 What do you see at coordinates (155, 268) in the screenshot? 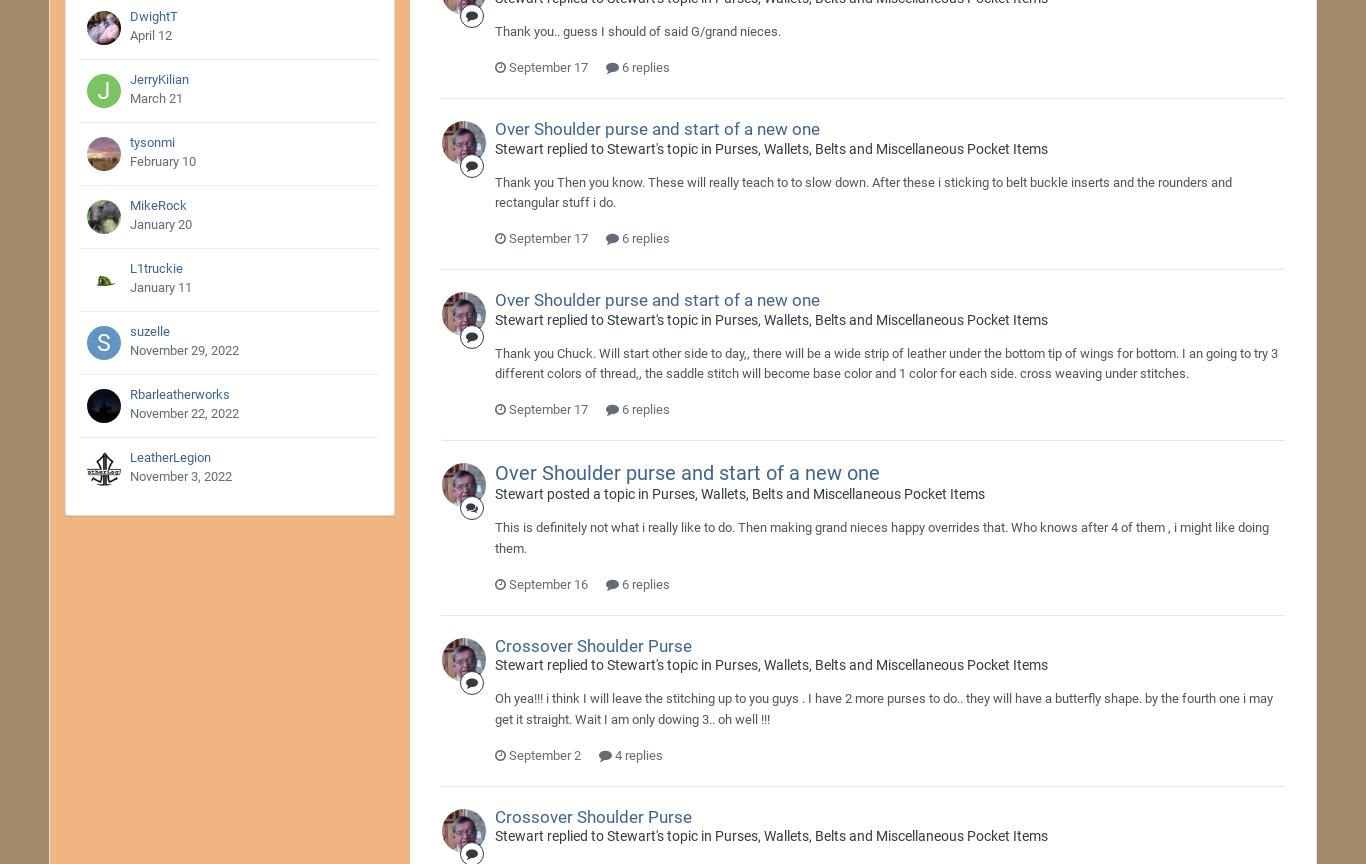
I see `'L1truckie'` at bounding box center [155, 268].